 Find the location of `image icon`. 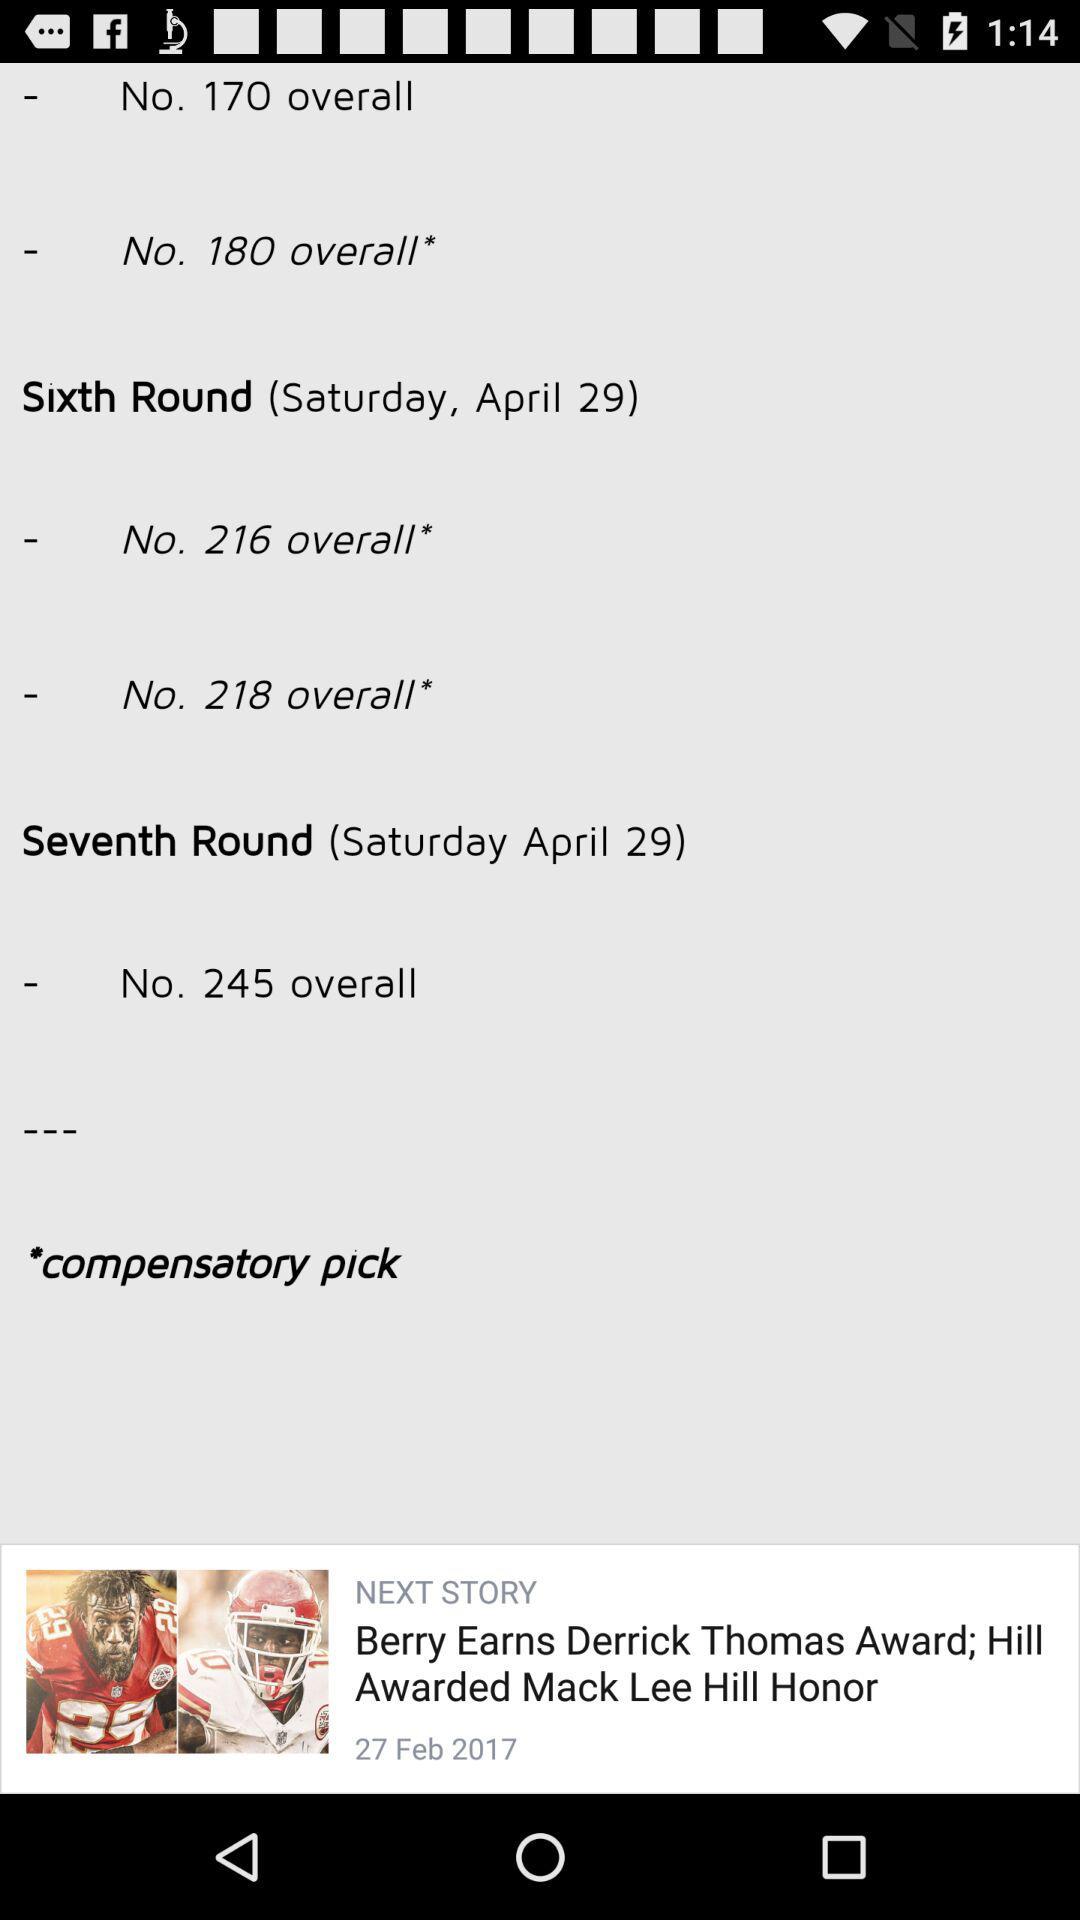

image icon is located at coordinates (540, 901).